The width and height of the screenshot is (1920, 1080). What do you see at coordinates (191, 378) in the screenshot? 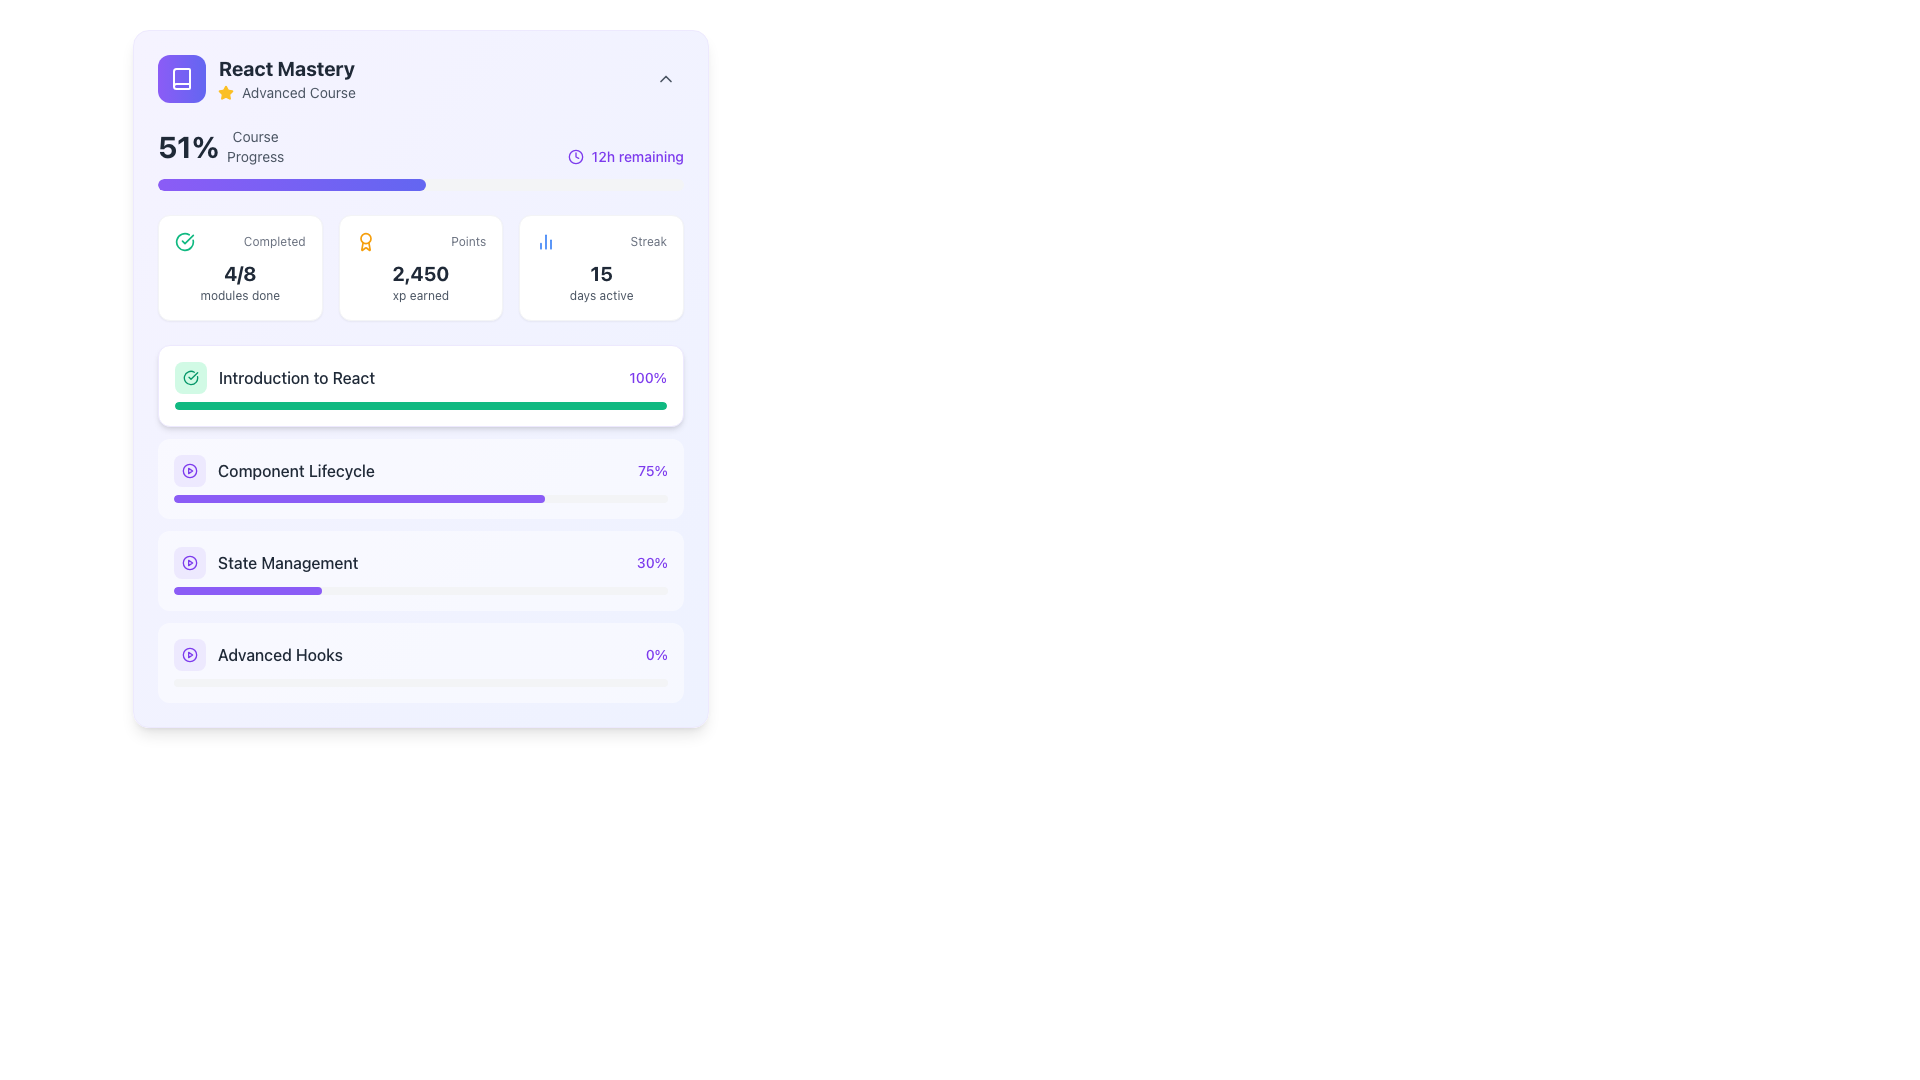
I see `the circular green icon with a check mark inside, which signifies a completed status, located to the left of the module title in the progress section of the 'Introduction to React' module` at bounding box center [191, 378].